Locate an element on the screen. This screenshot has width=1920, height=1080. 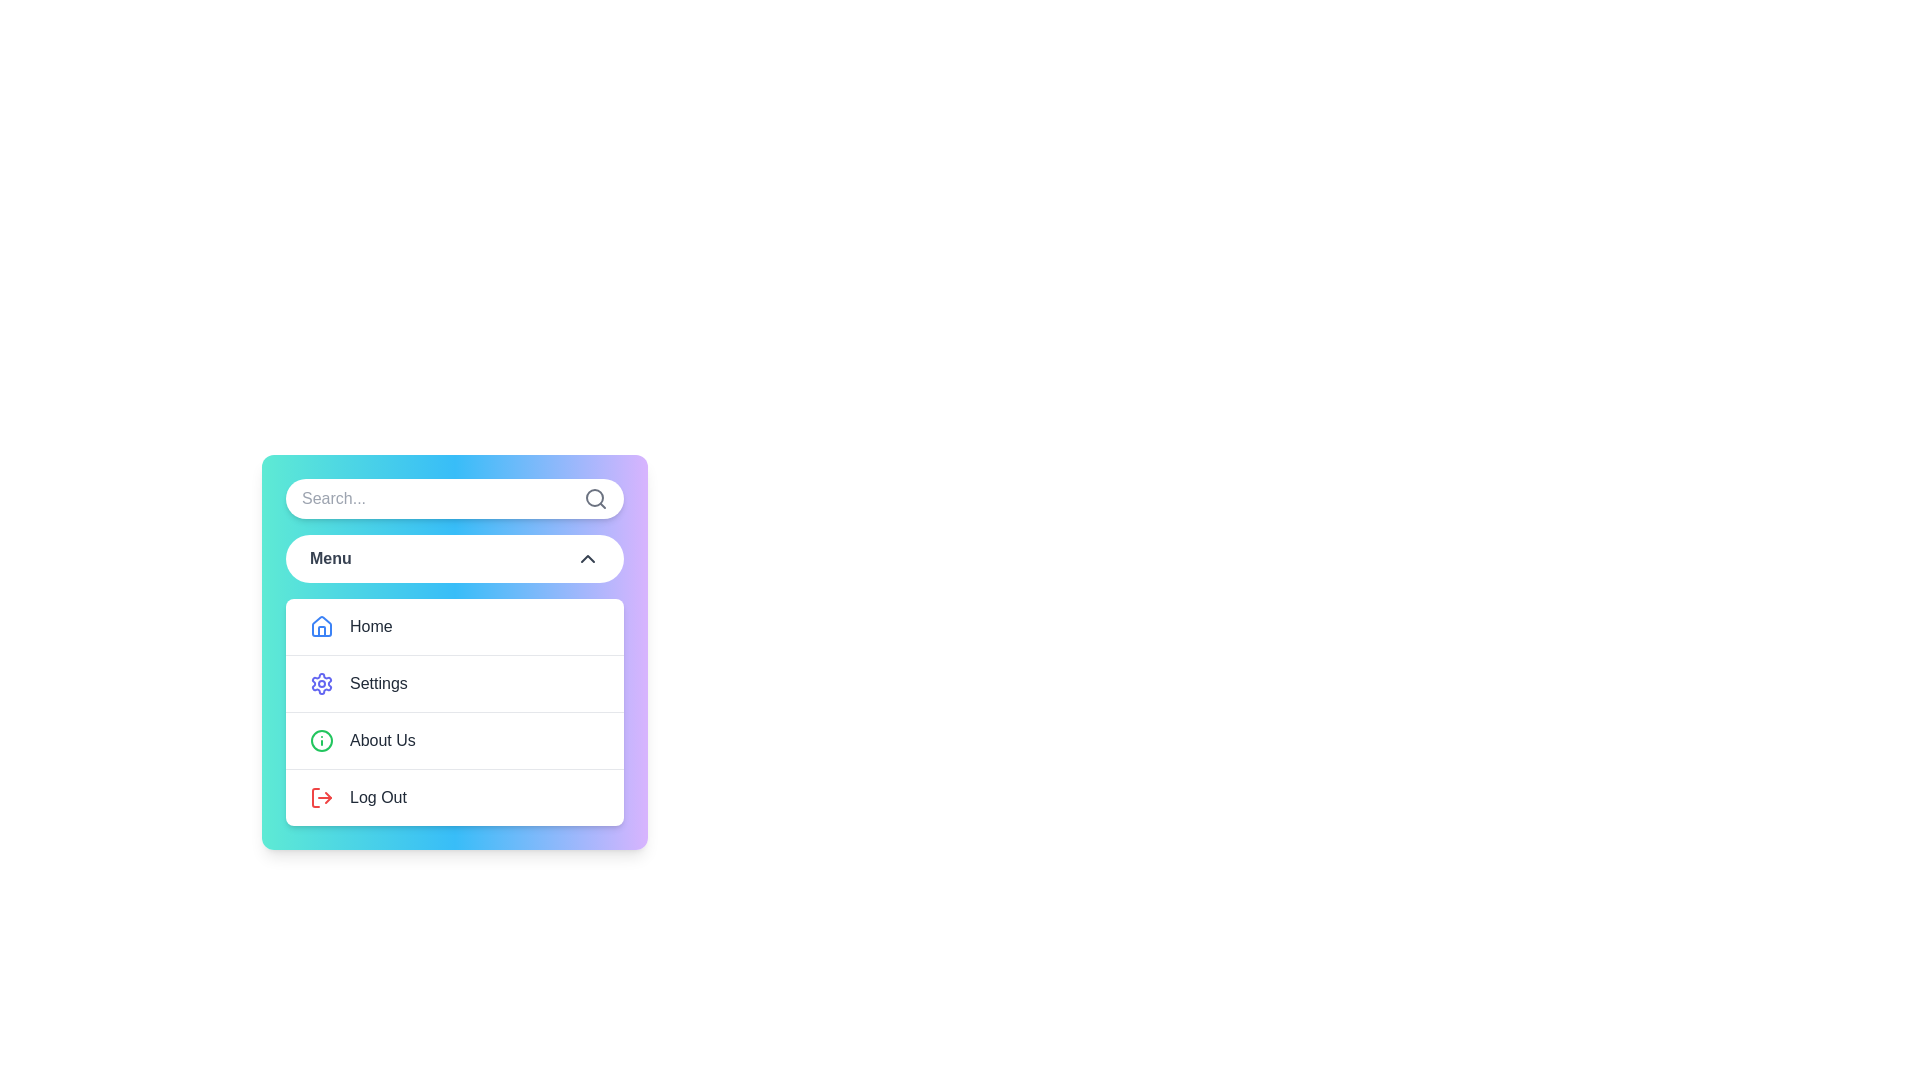
the 'Log Out' menu item, which features a red icon and is located at the bottom of the vertical menu stack is located at coordinates (315, 797).